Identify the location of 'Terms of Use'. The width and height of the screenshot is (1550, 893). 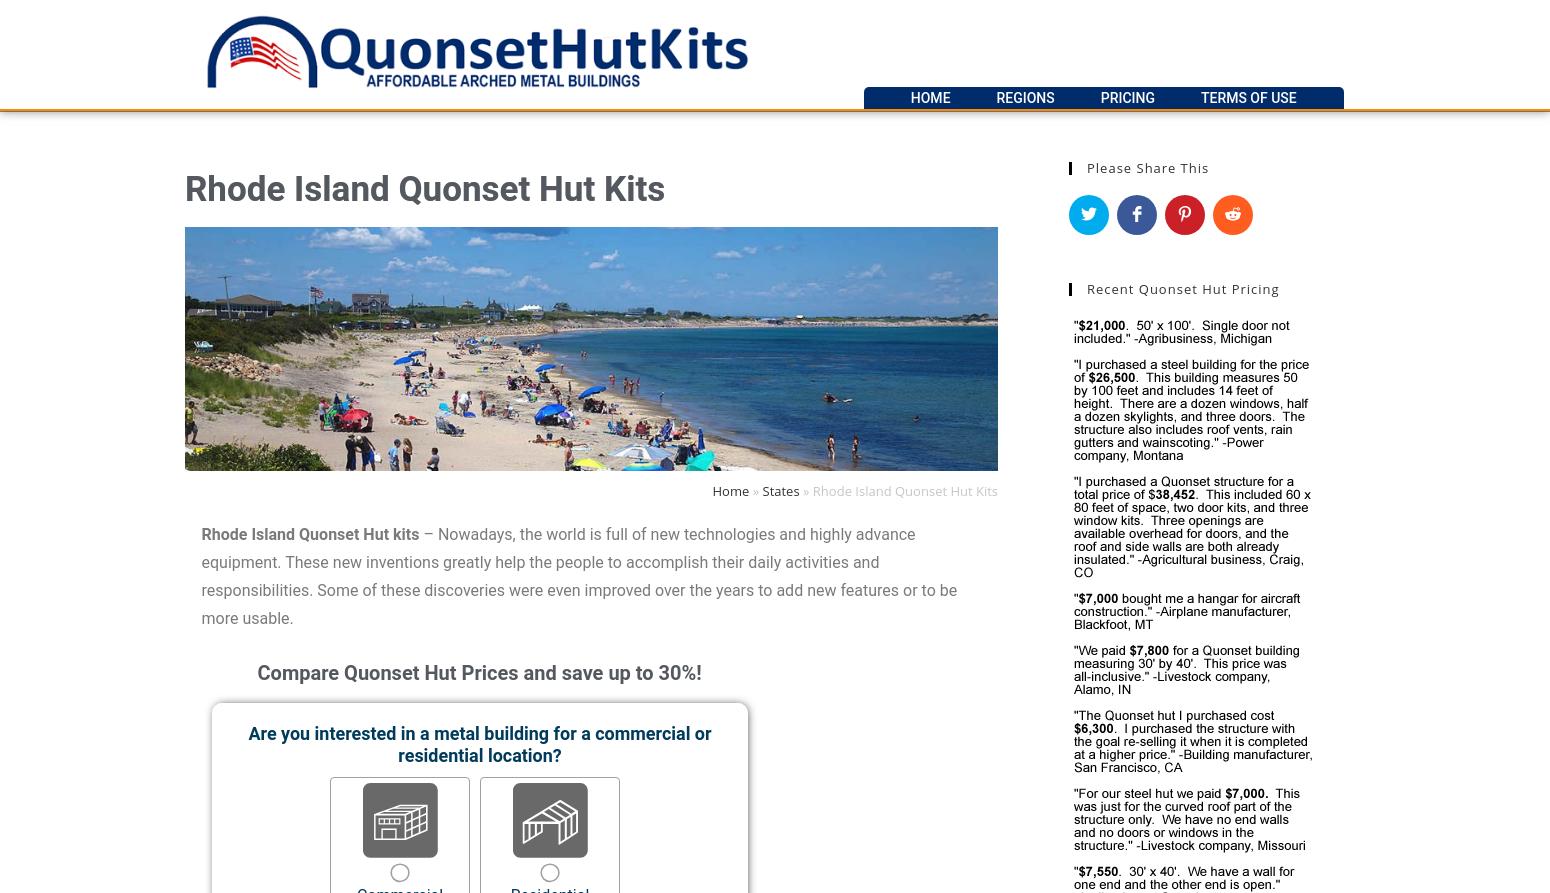
(1247, 97).